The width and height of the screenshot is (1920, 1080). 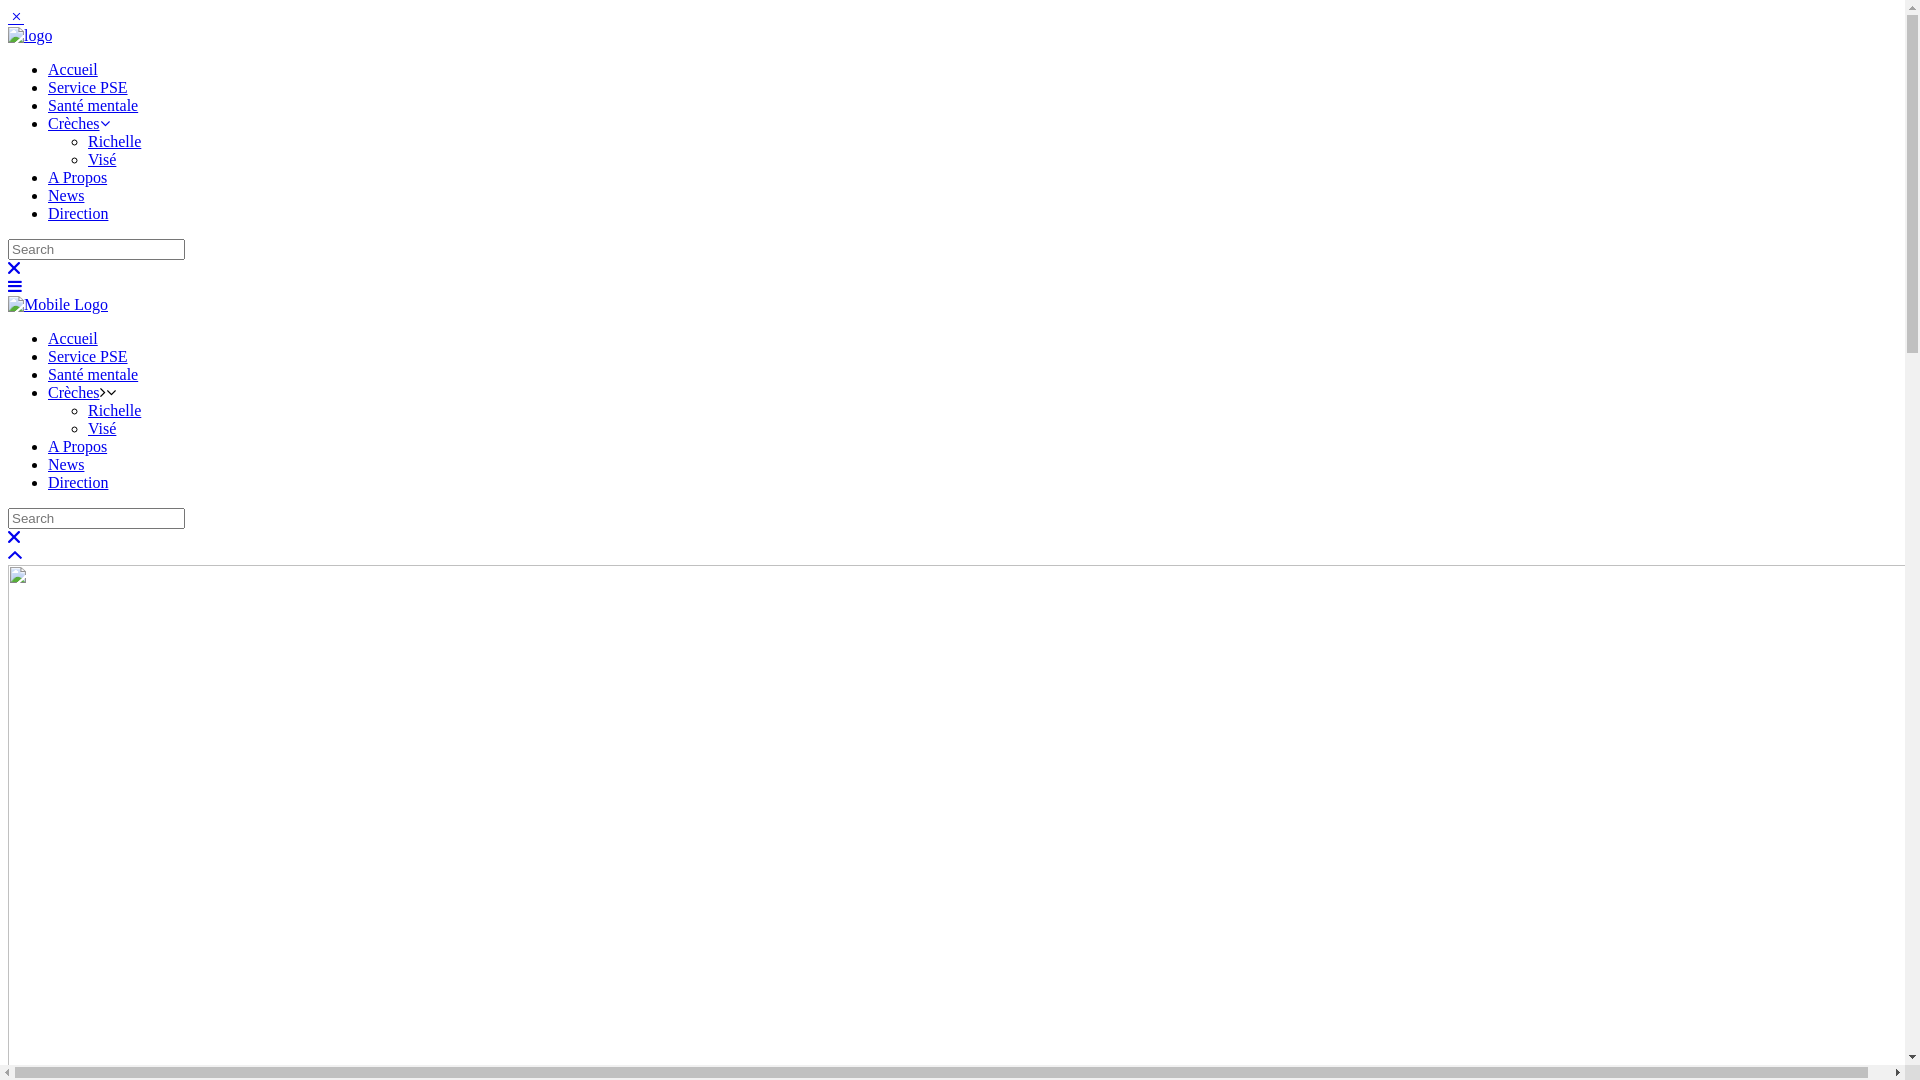 I want to click on 'Service PSE', so click(x=86, y=355).